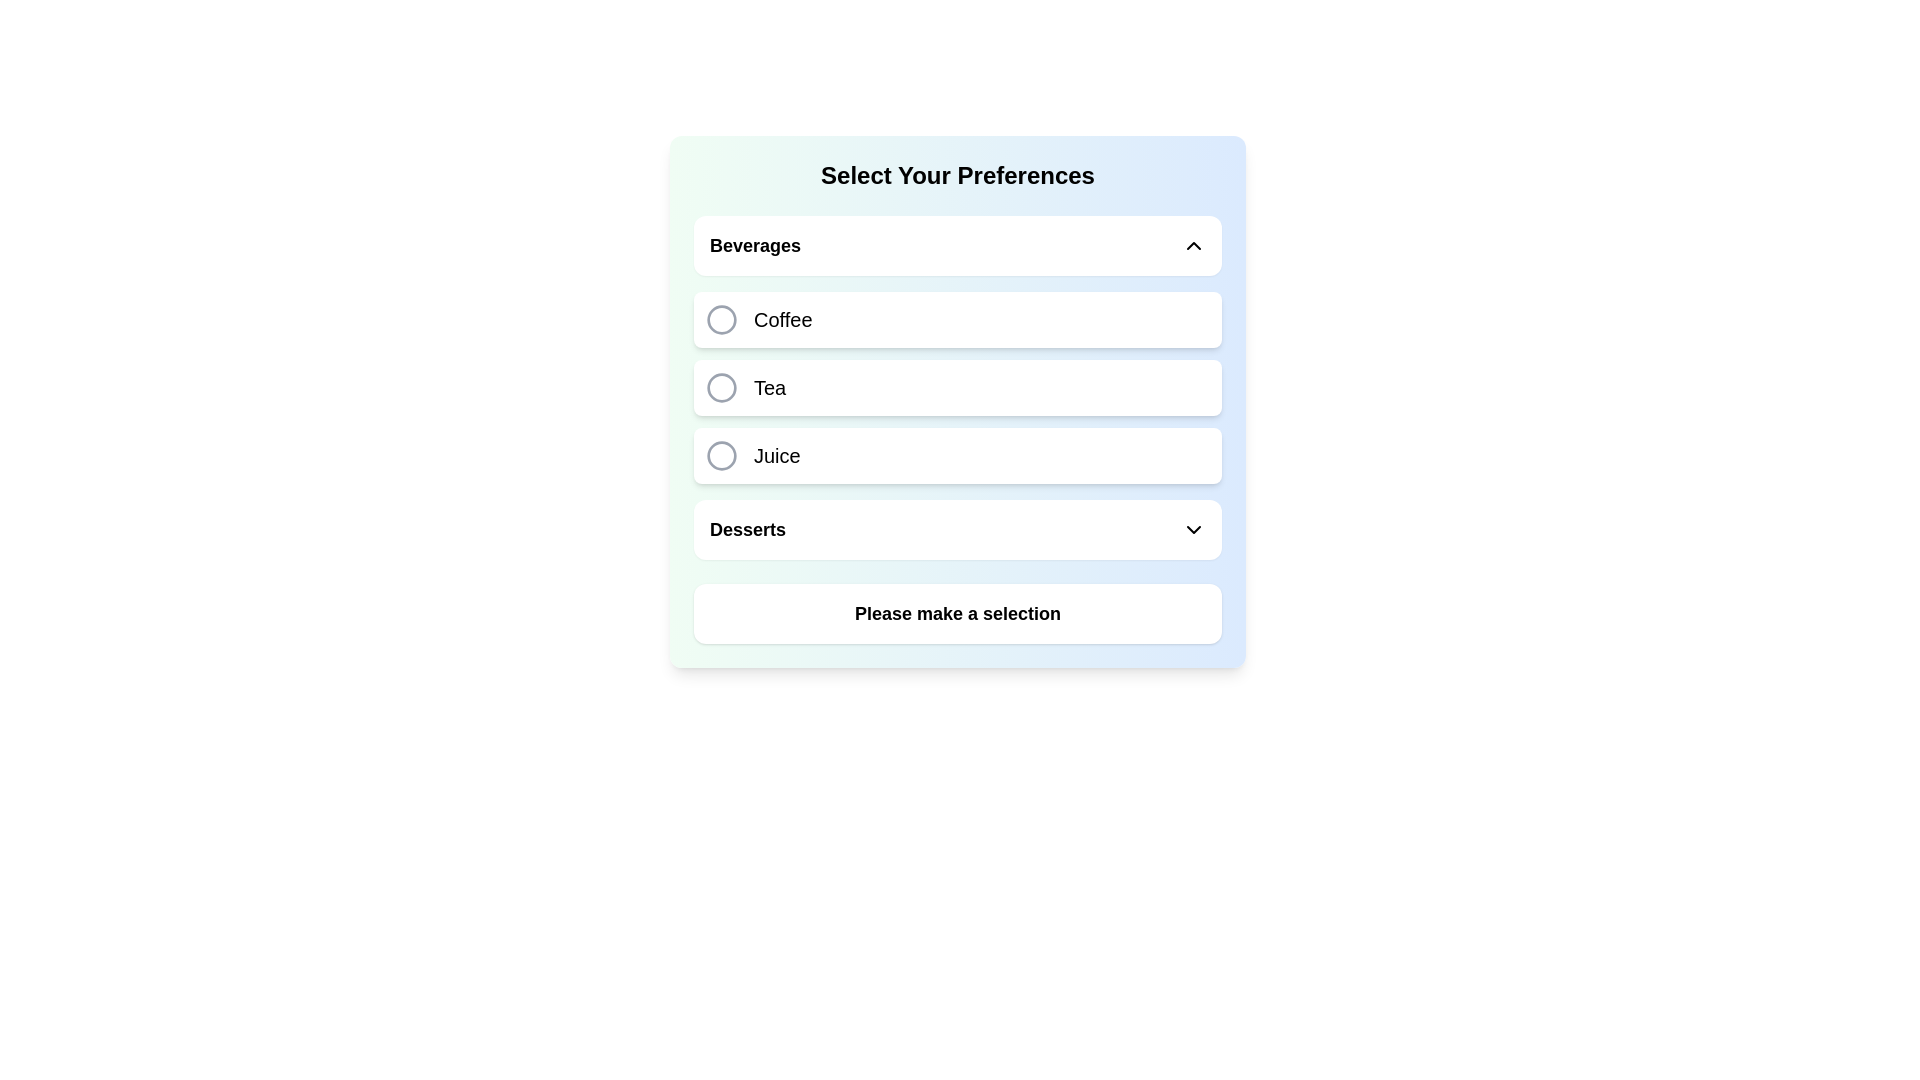  What do you see at coordinates (957, 528) in the screenshot?
I see `the 'Desserts' dropdown menu located below the 'Coffee', 'Tea', and 'Juice' options` at bounding box center [957, 528].